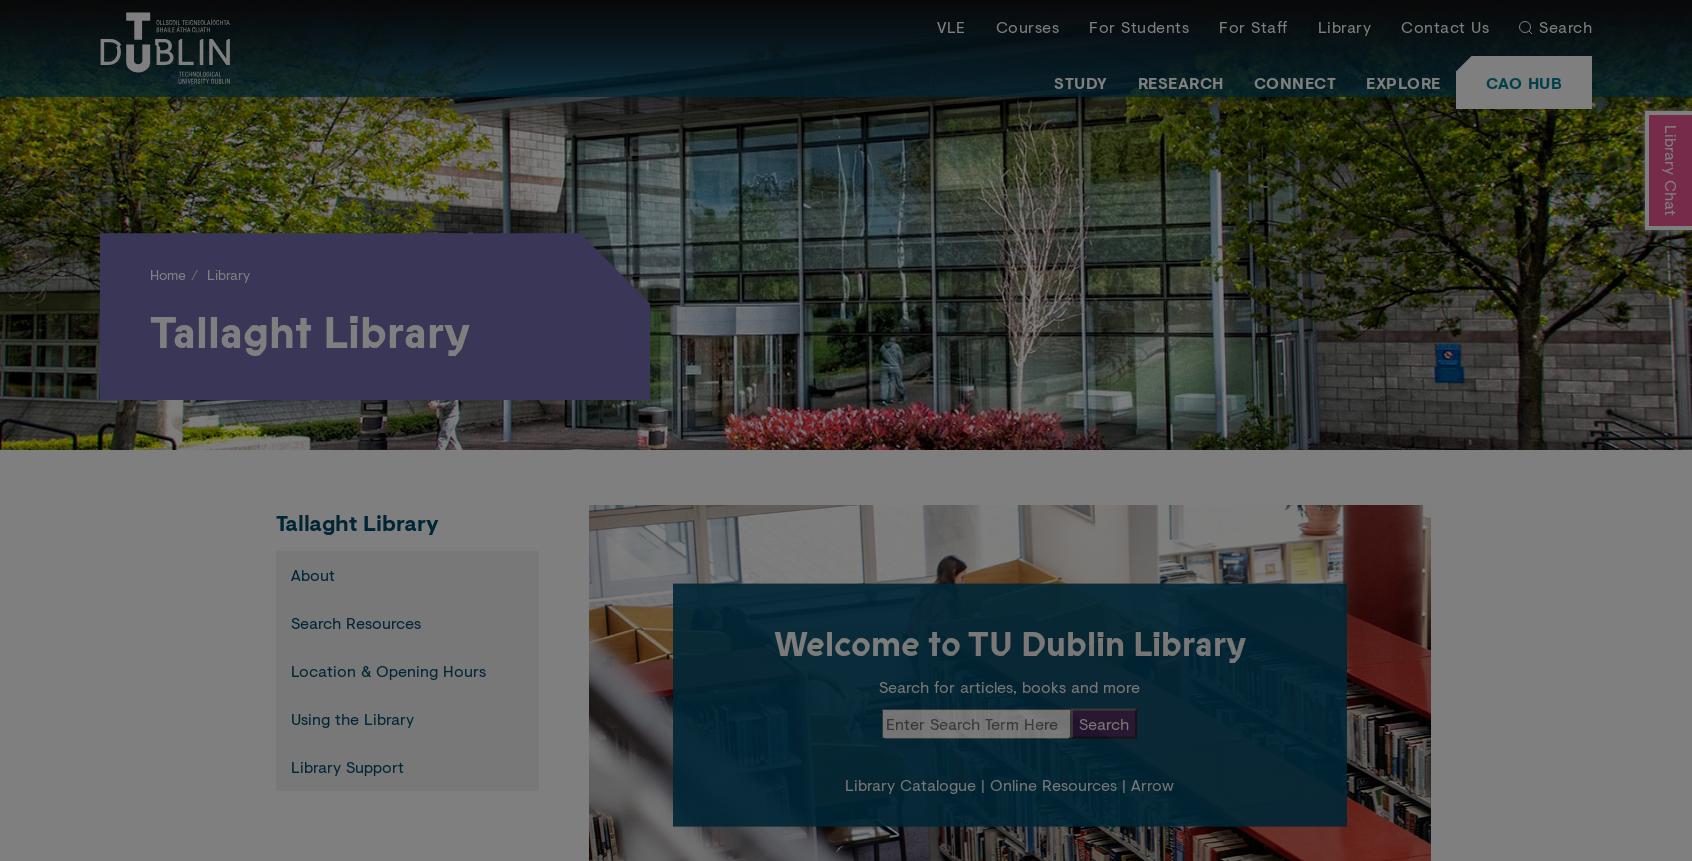 The width and height of the screenshot is (1692, 861). I want to click on 'Library Support', so click(346, 766).